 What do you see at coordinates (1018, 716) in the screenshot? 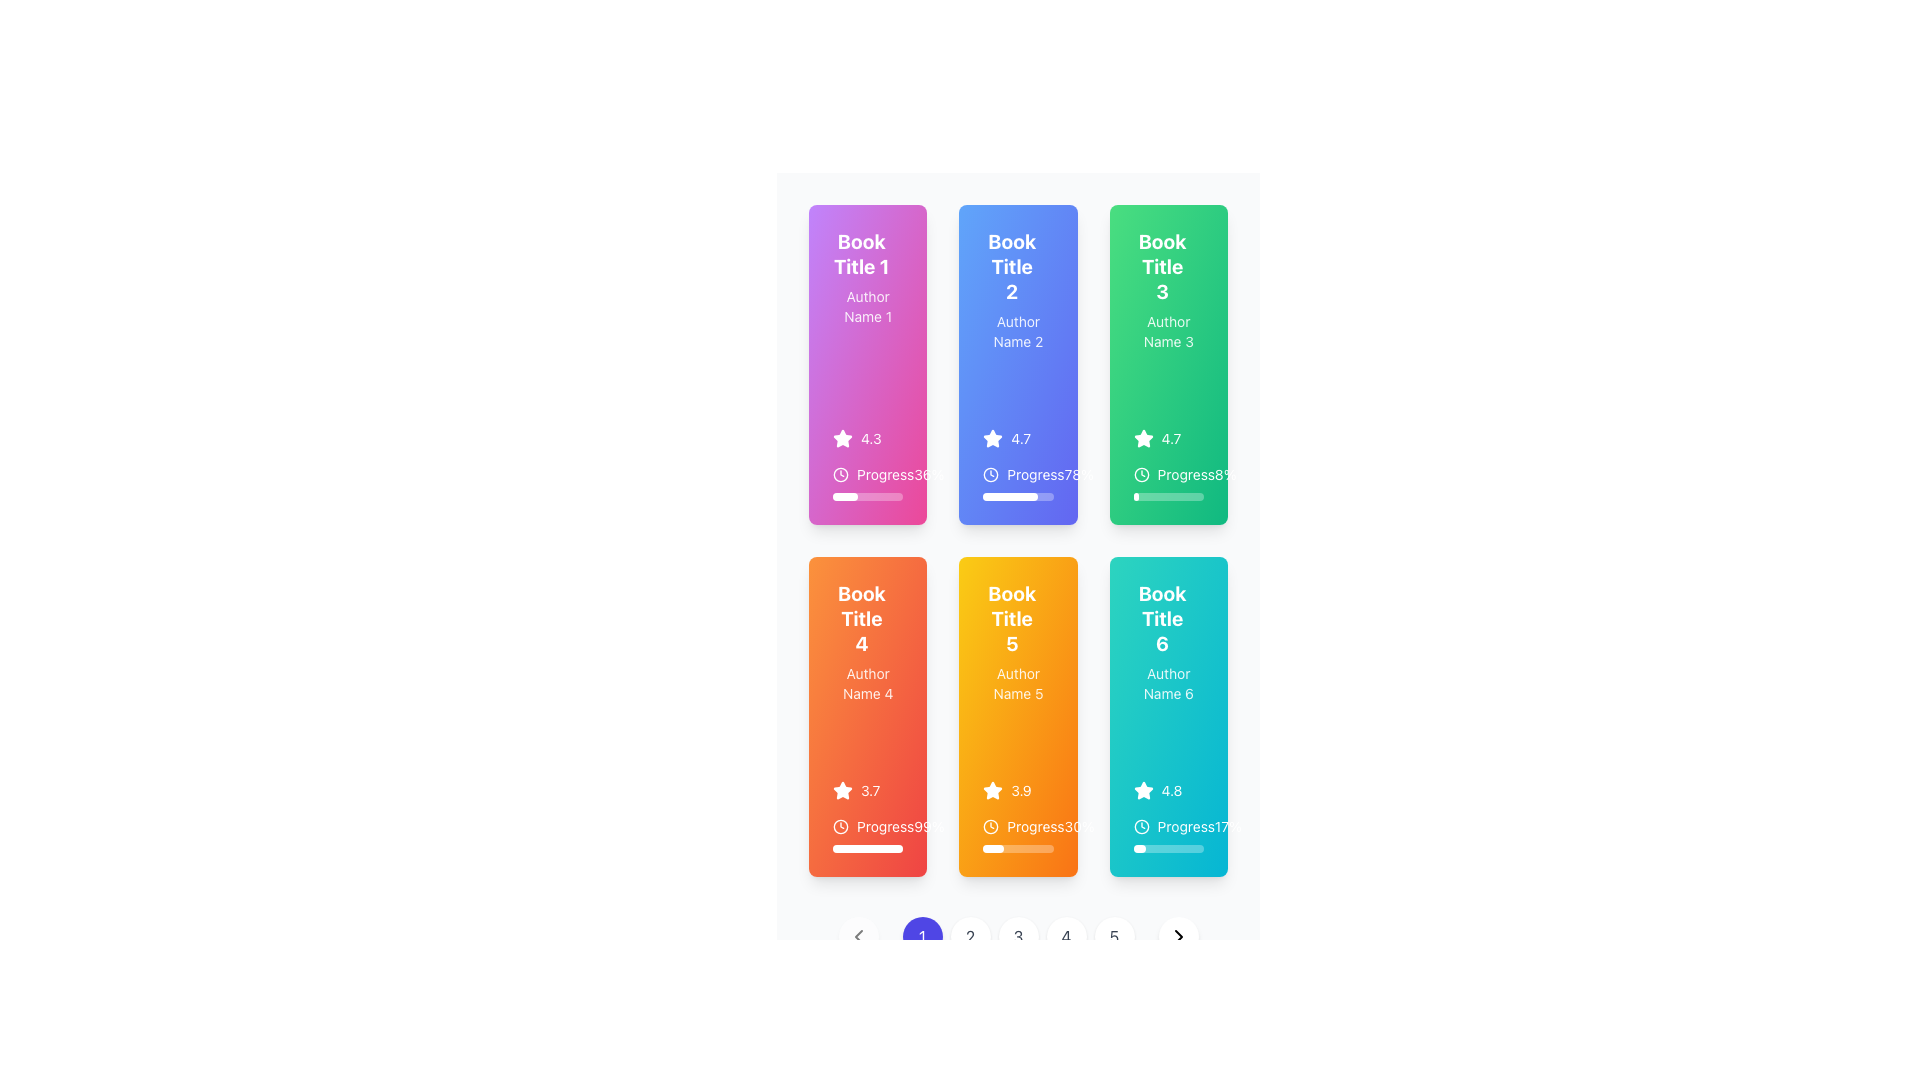
I see `the Information Card displaying book details, located in the second row and second column of the grid layout` at bounding box center [1018, 716].